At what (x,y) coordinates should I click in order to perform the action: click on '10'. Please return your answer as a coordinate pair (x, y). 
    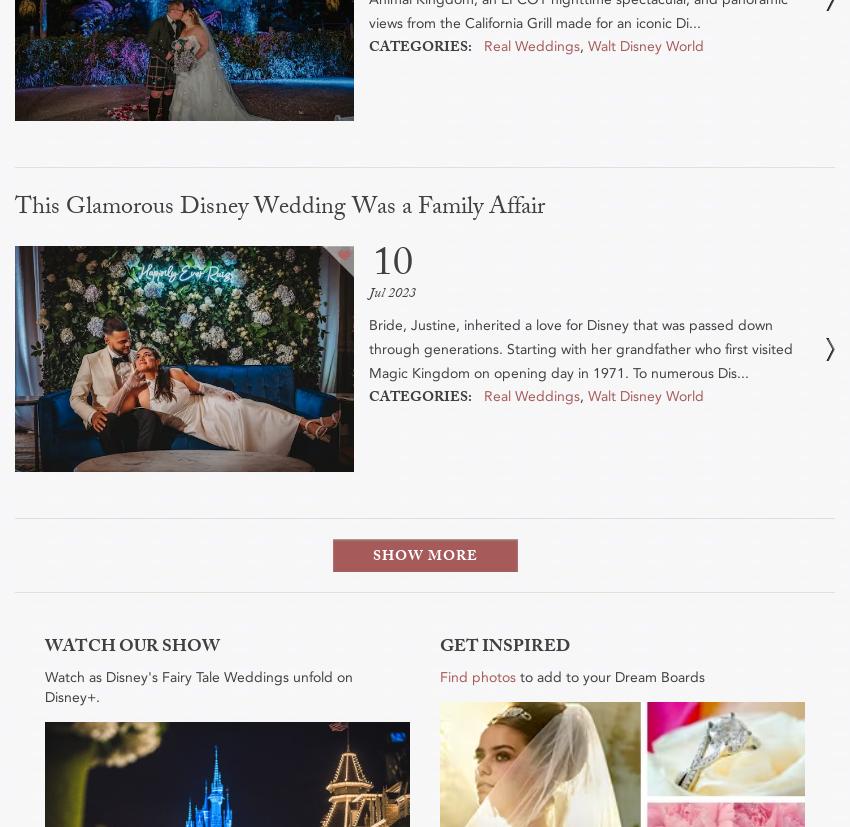
    Looking at the image, I should click on (392, 267).